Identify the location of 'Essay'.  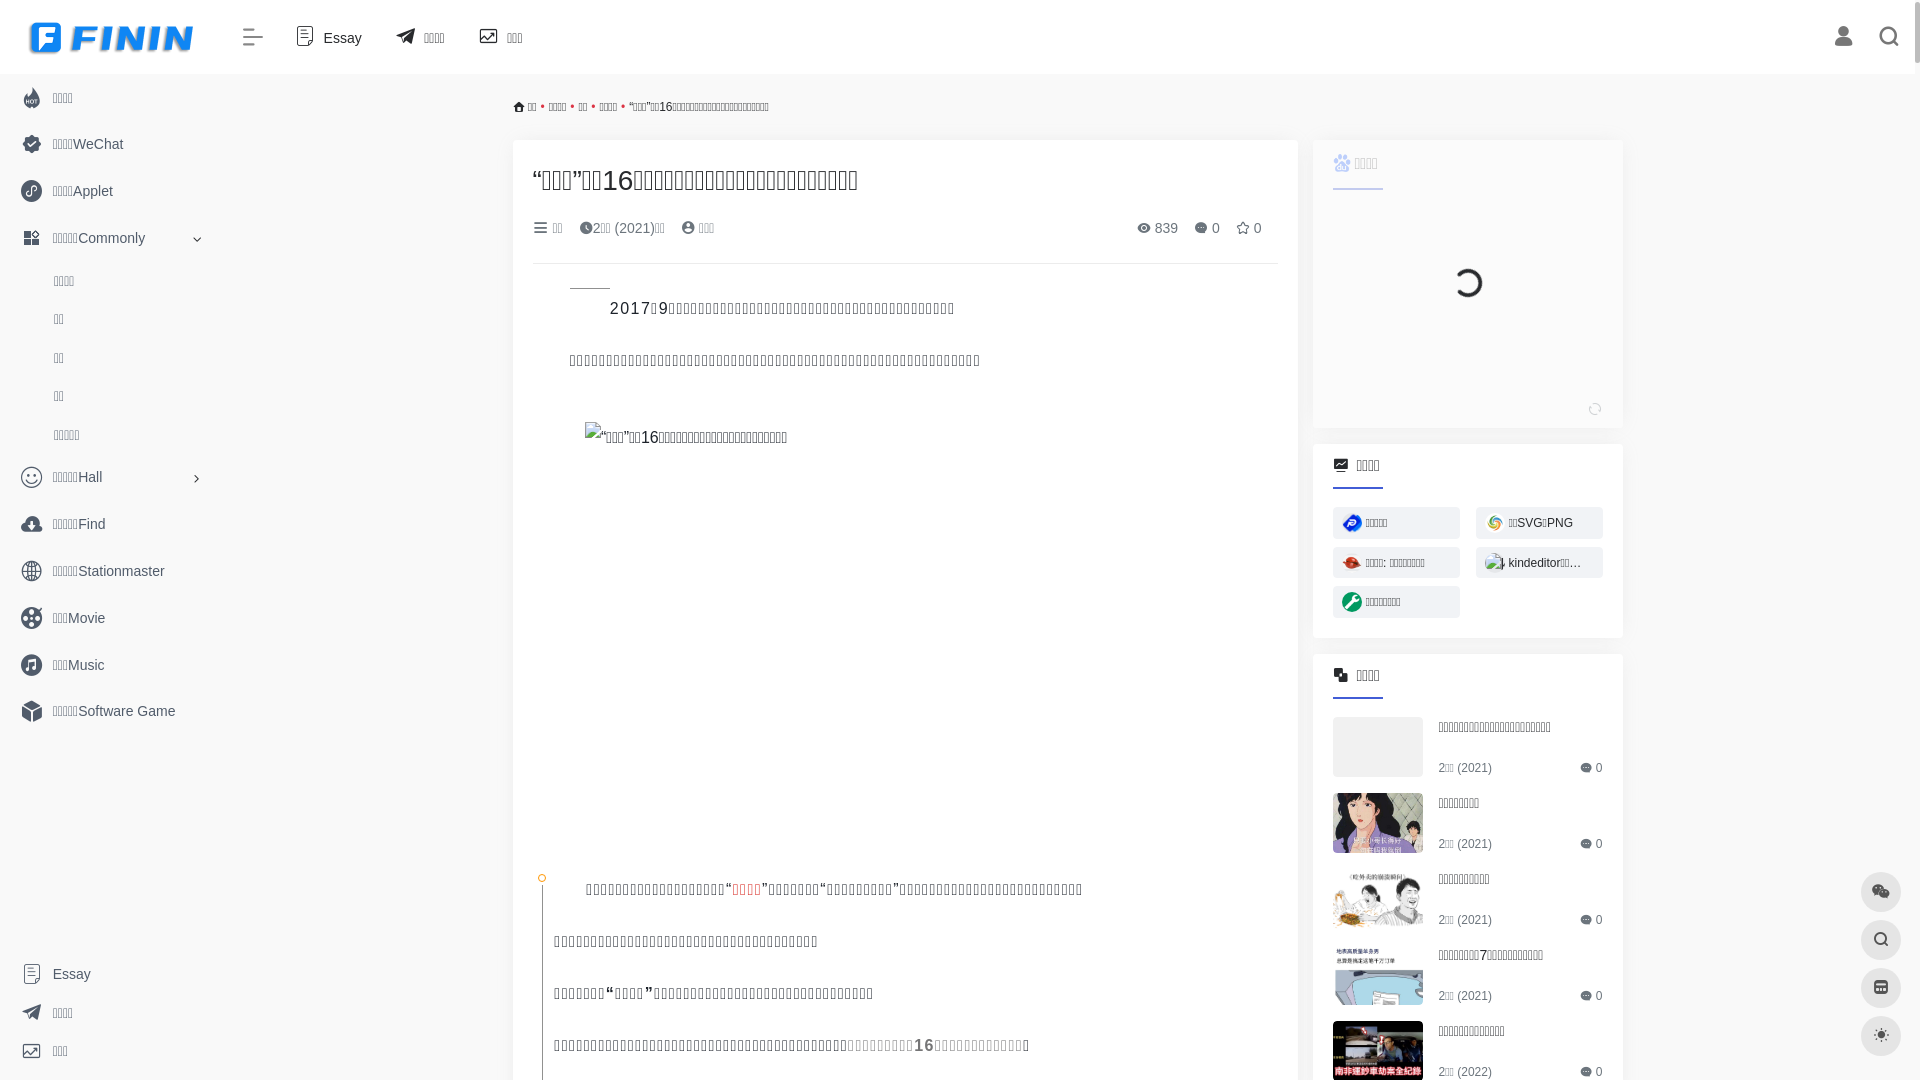
(109, 973).